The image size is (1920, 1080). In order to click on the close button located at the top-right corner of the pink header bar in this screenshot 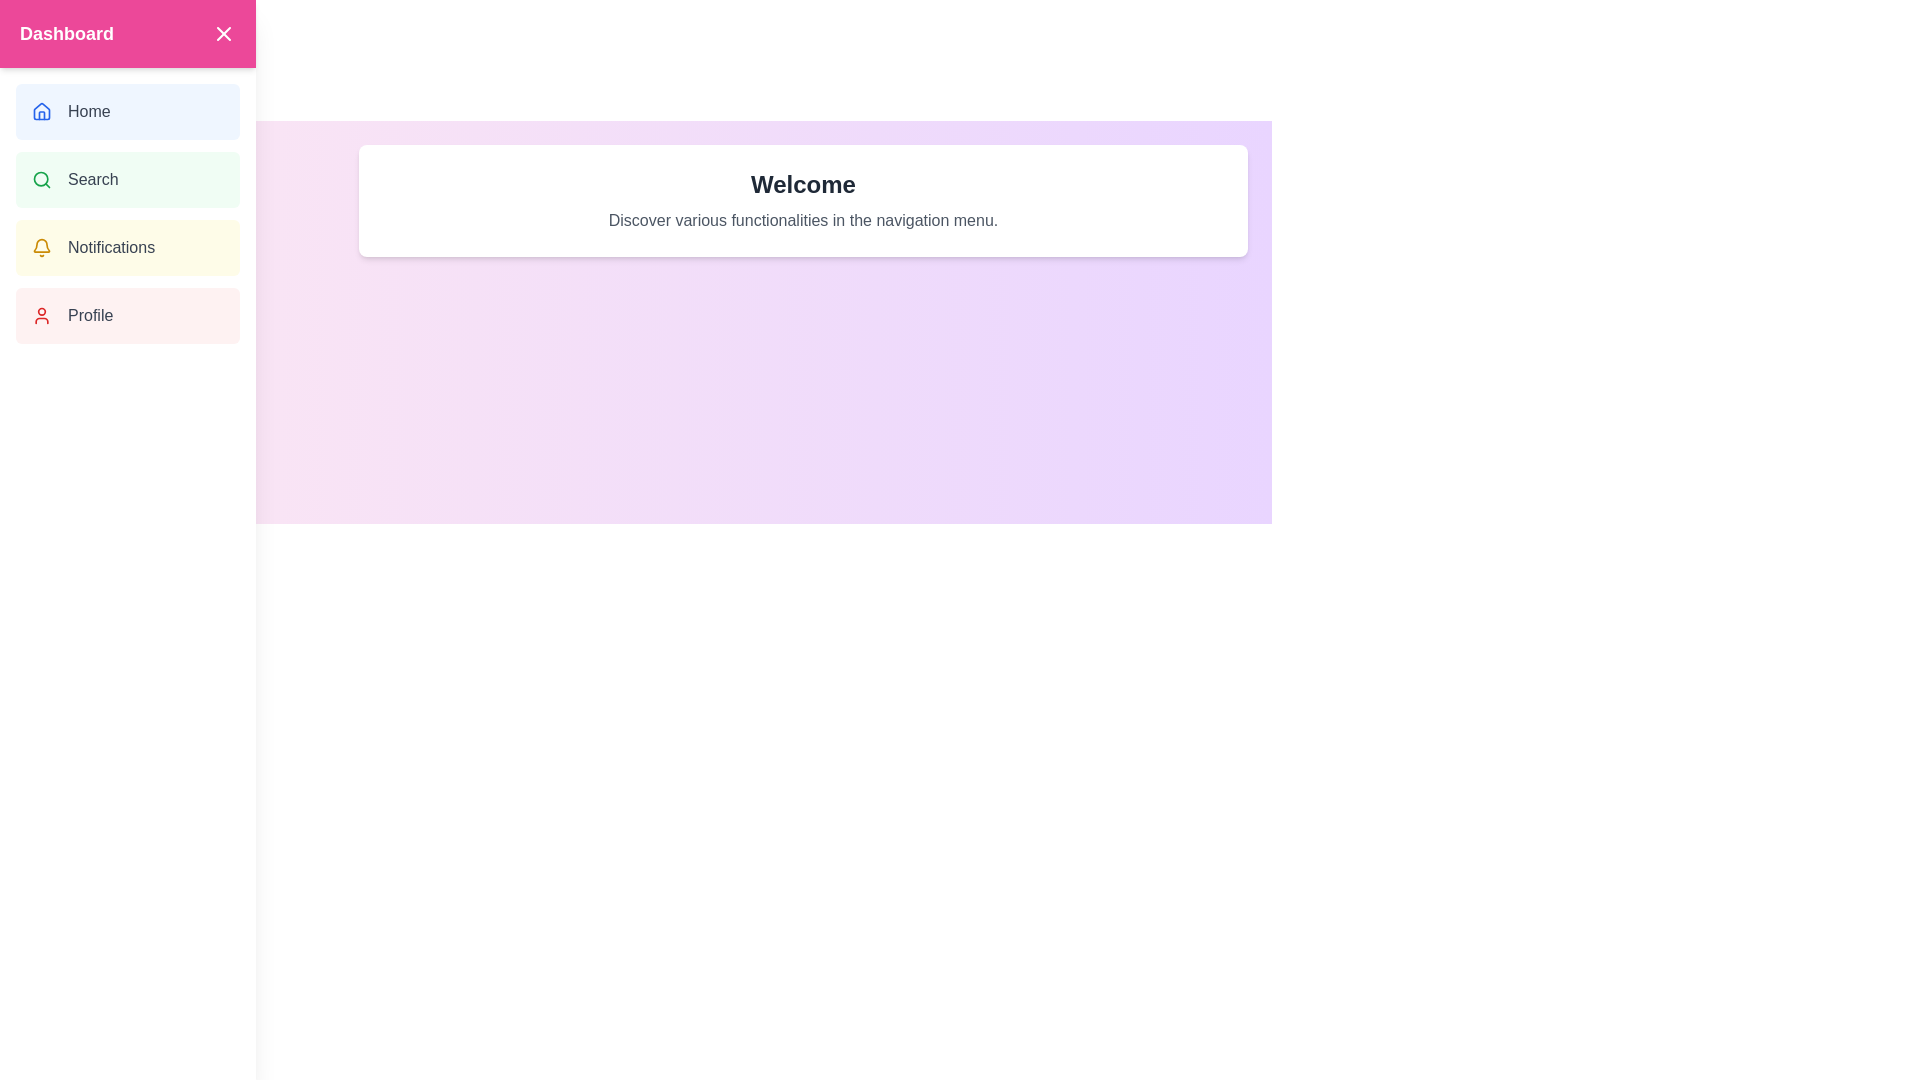, I will do `click(224, 34)`.